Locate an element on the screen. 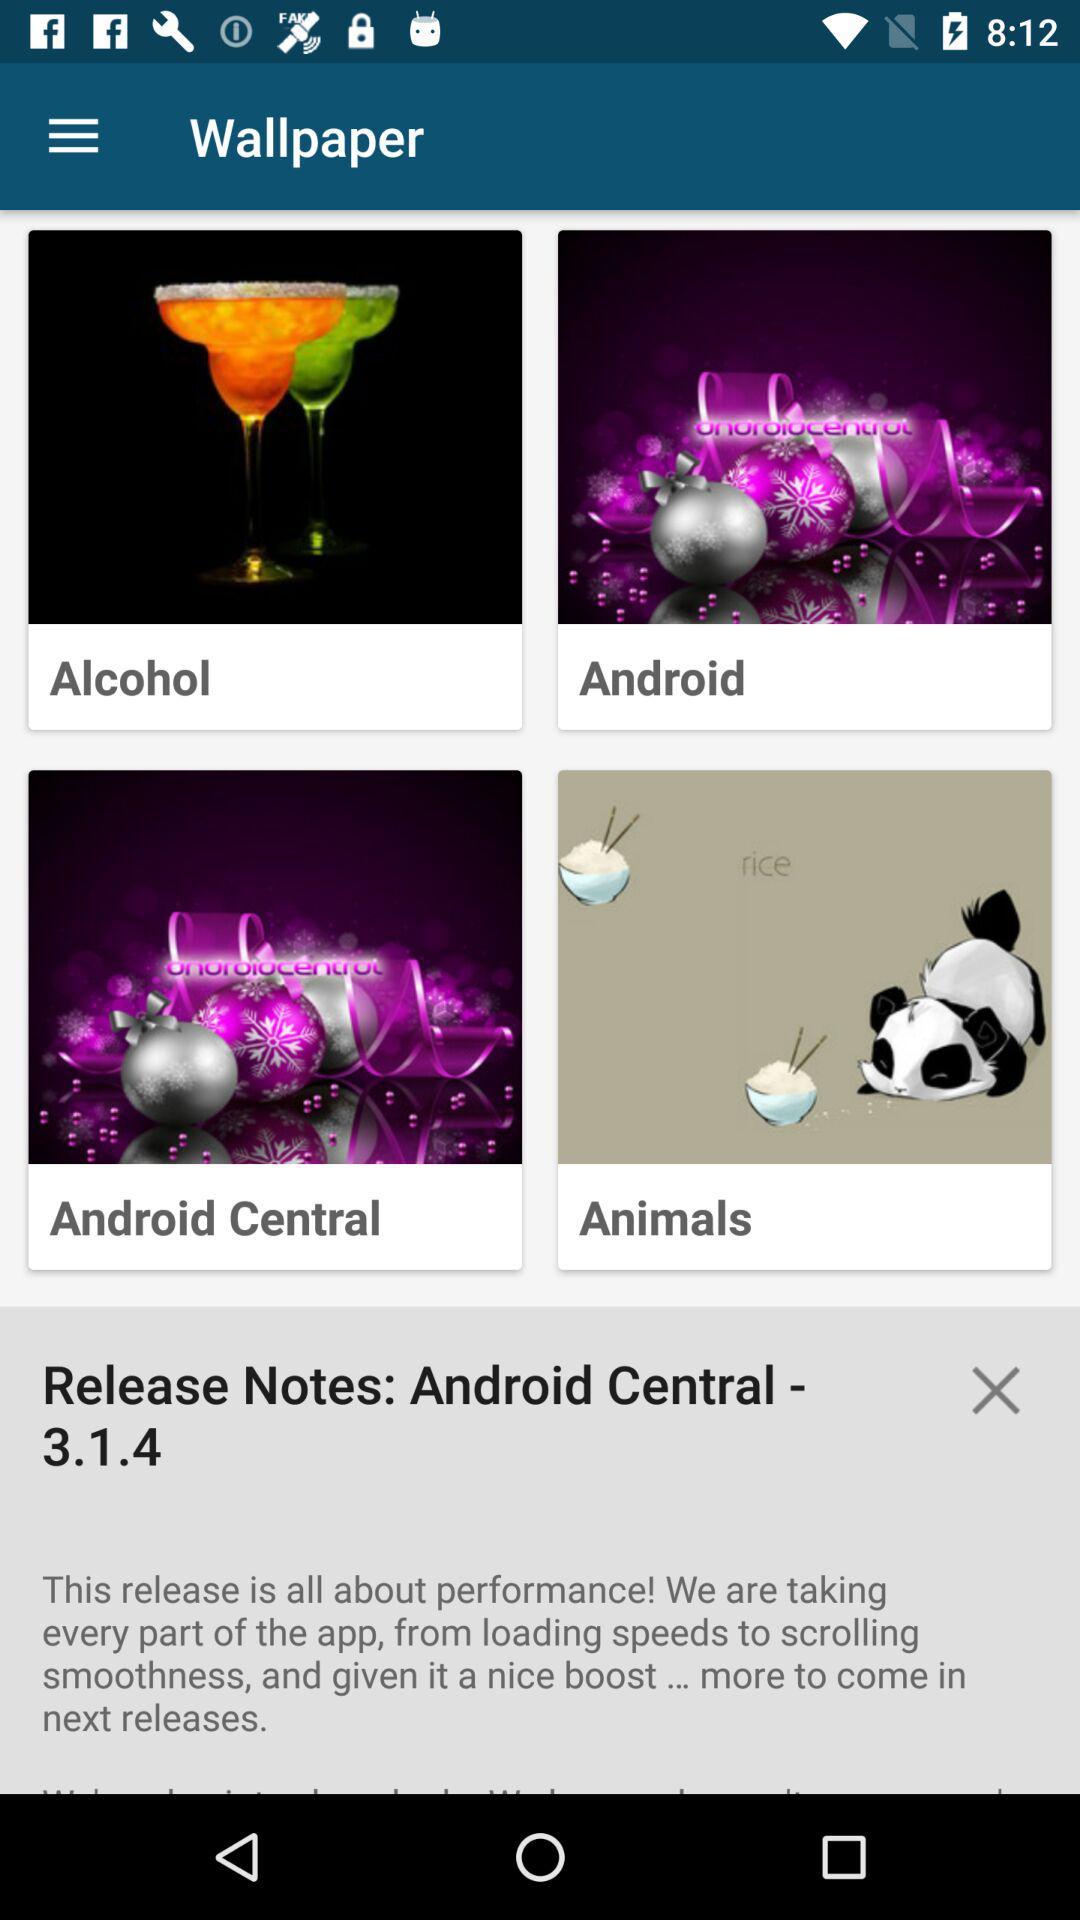 The width and height of the screenshot is (1080, 1920). the close icon is located at coordinates (995, 1389).